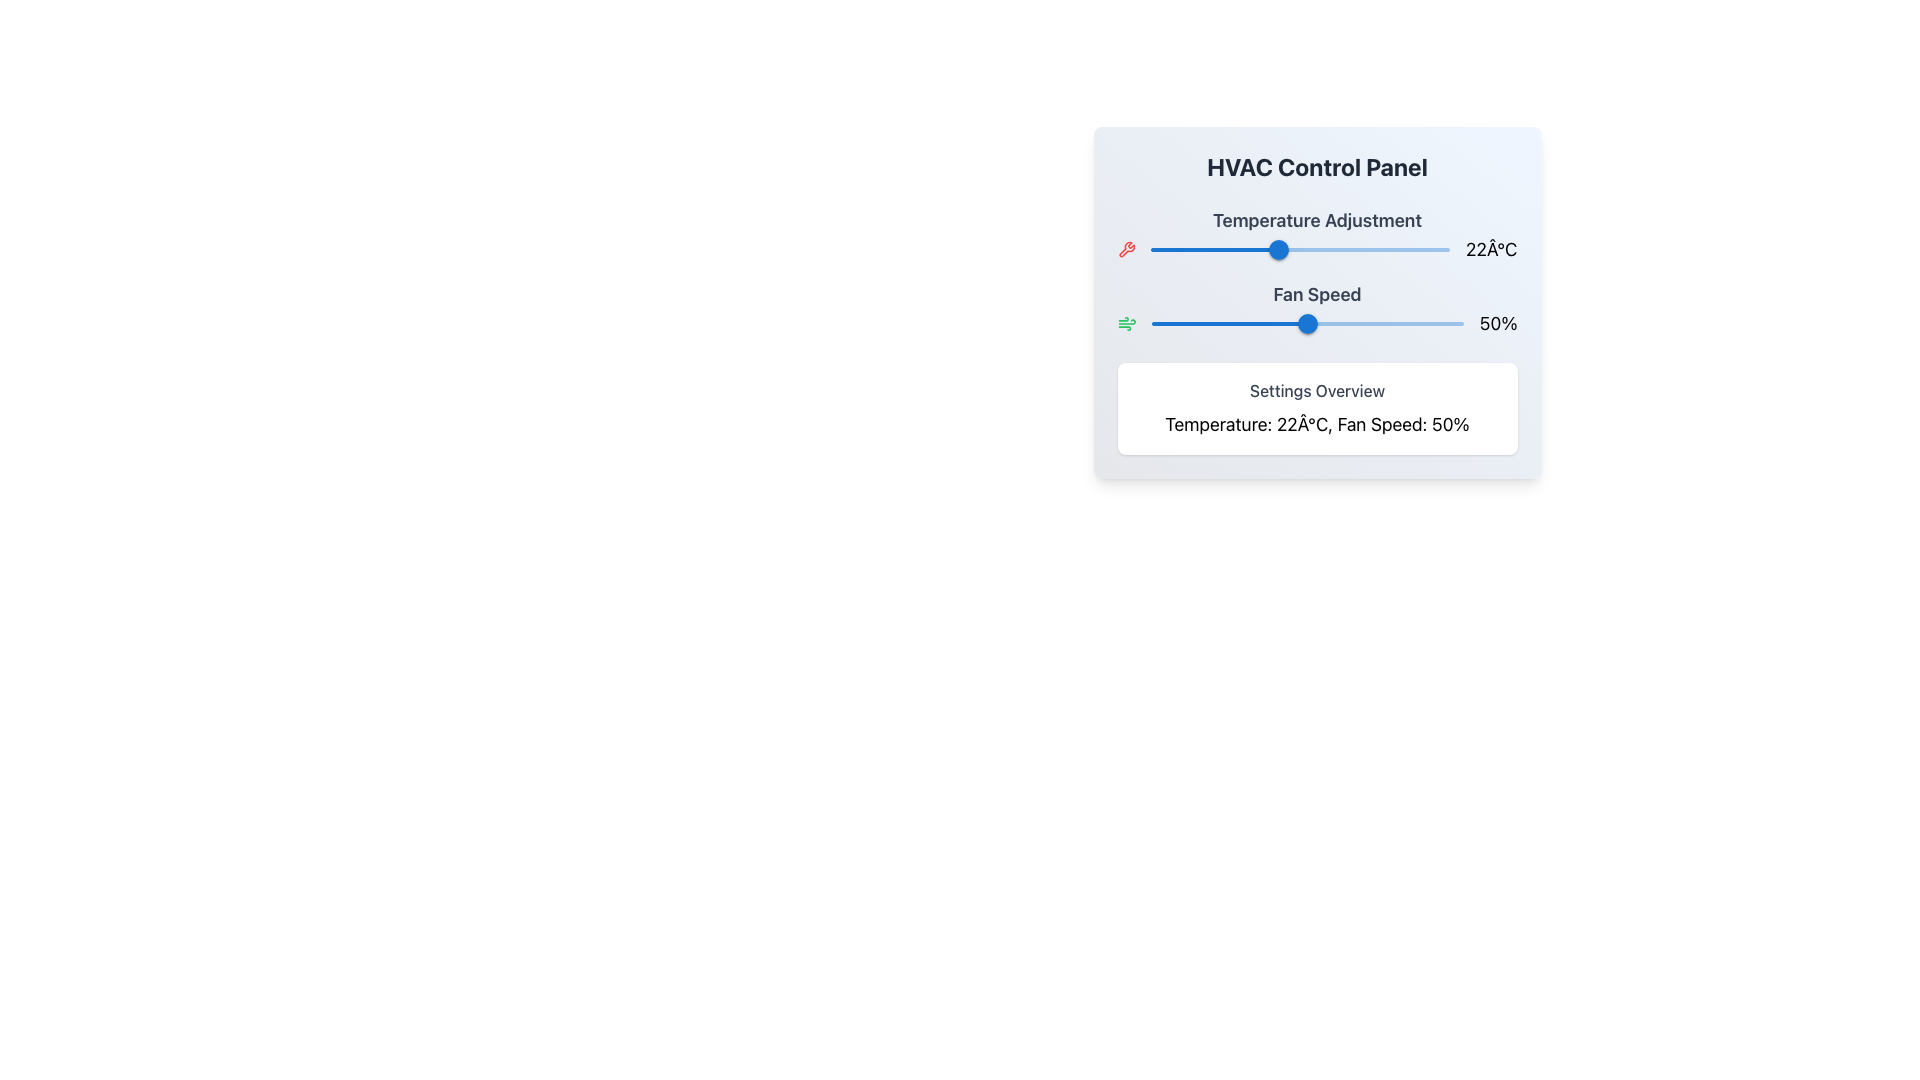 The height and width of the screenshot is (1080, 1920). Describe the element at coordinates (1317, 309) in the screenshot. I see `the fan speed control slider, which is labeled 'Fan Speed' and displays a current value of '50%'` at that location.